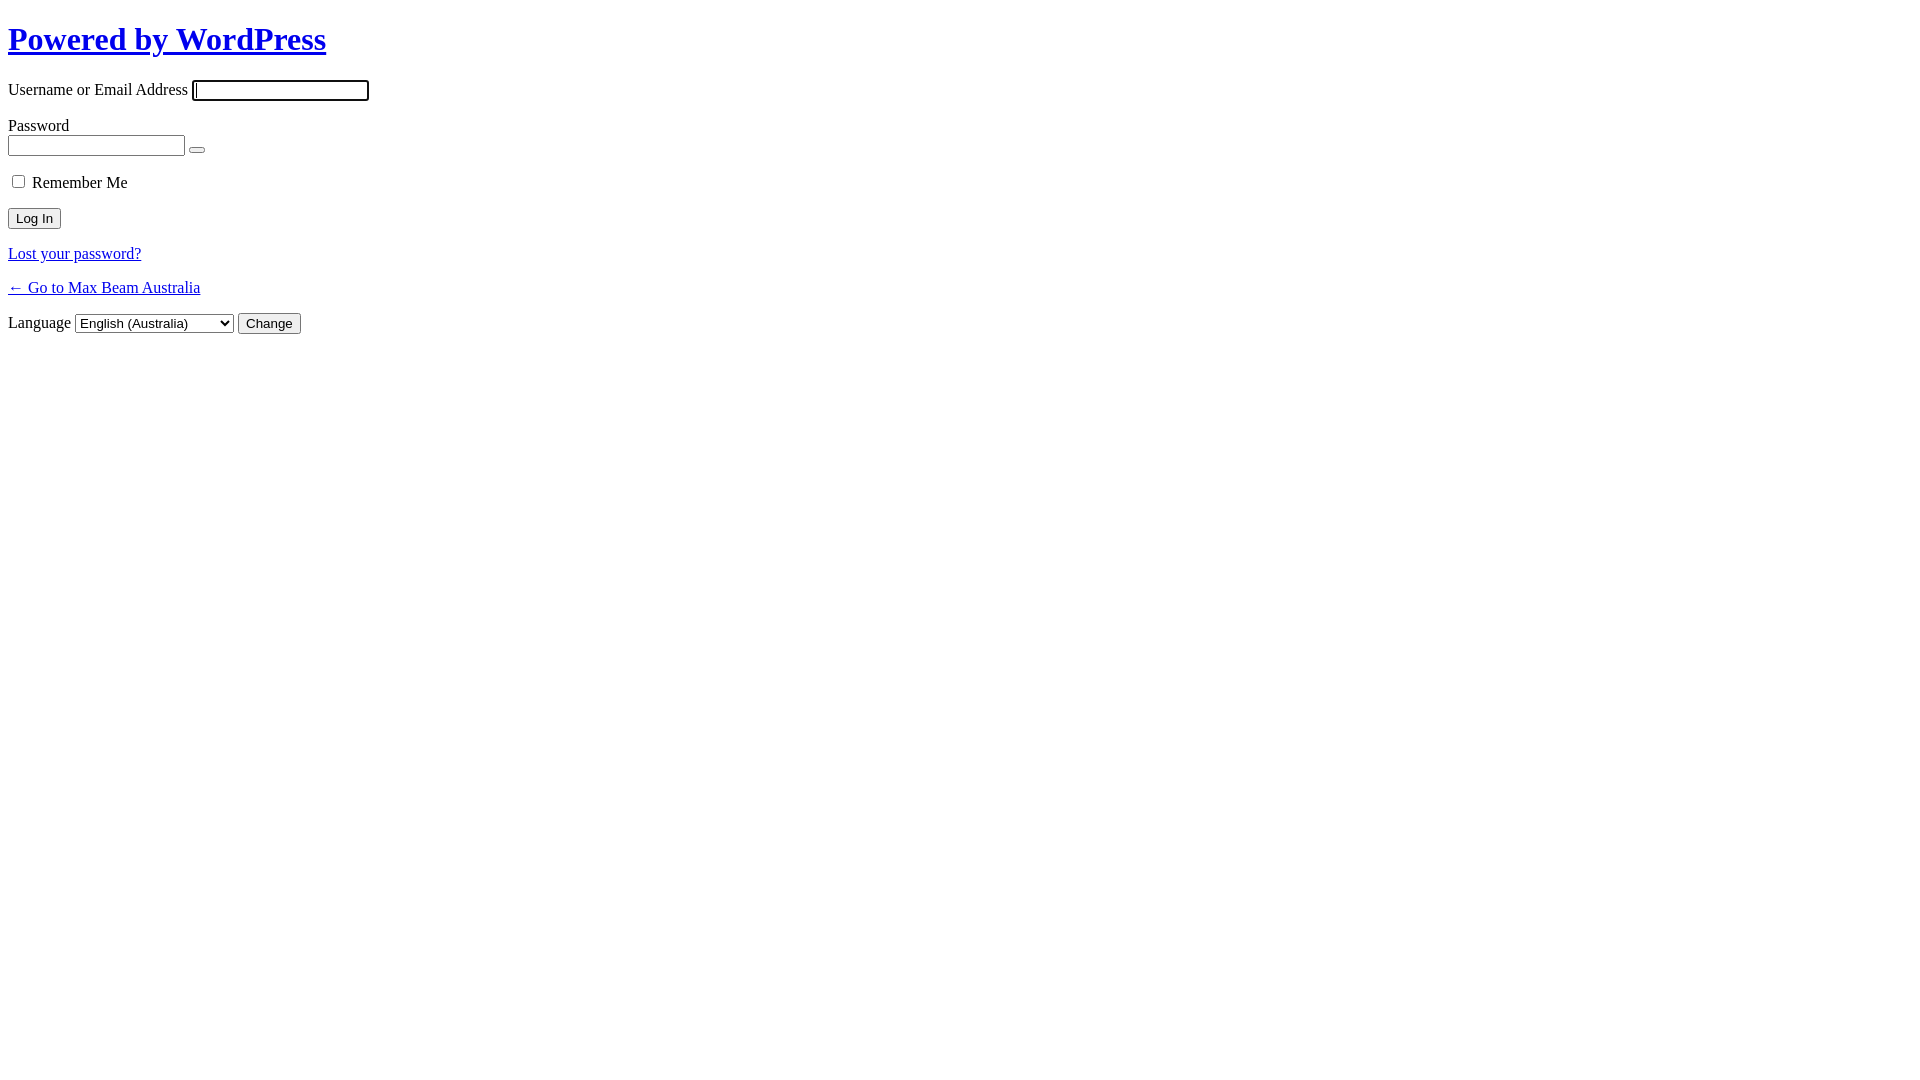 The height and width of the screenshot is (1080, 1920). What do you see at coordinates (268, 322) in the screenshot?
I see `'Change'` at bounding box center [268, 322].